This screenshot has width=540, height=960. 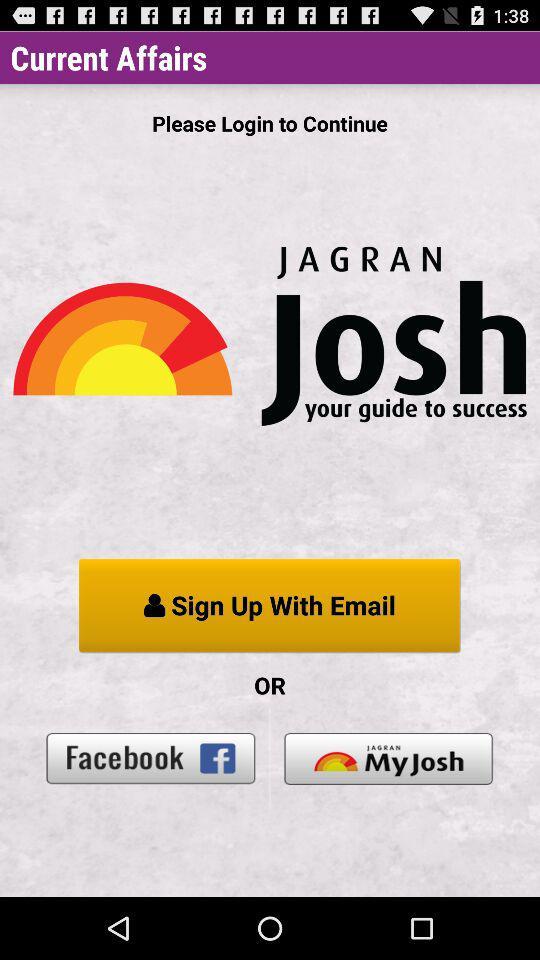 I want to click on sign in with myjosh, so click(x=388, y=757).